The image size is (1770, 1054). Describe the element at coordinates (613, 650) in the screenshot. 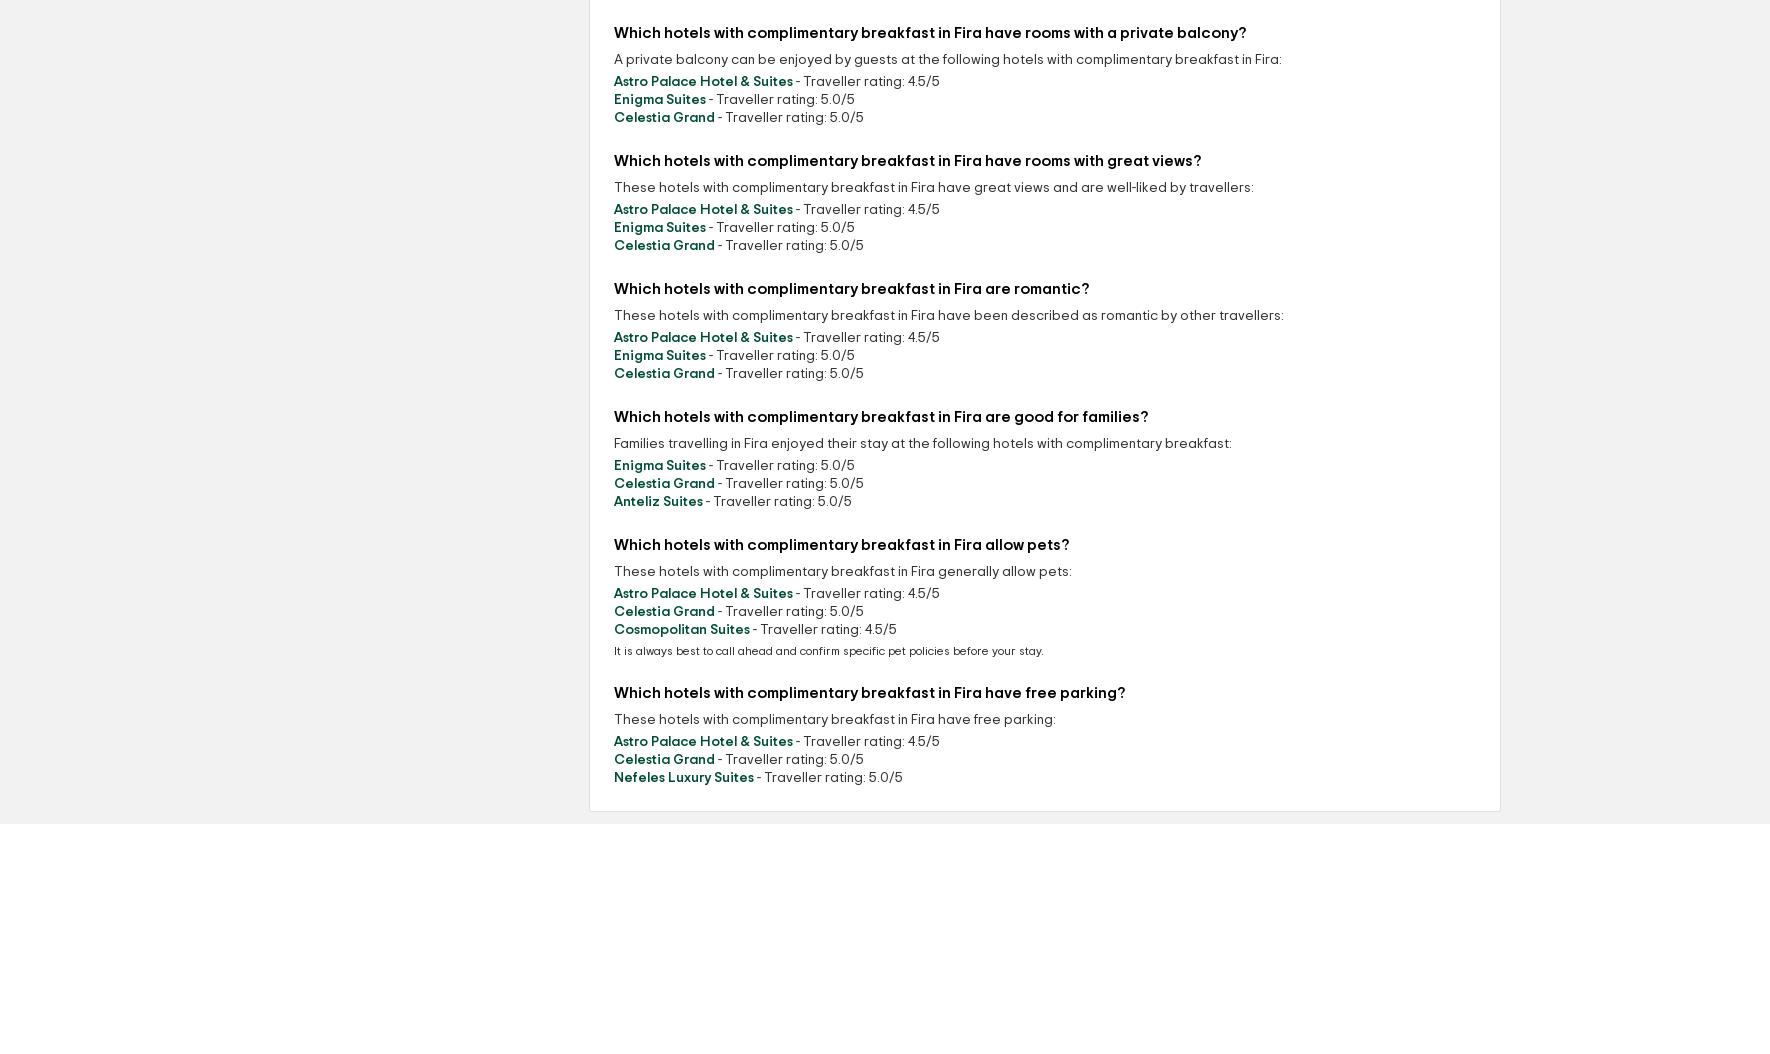

I see `'It is always best to call ahead and confirm specific pet policies before your stay.'` at that location.